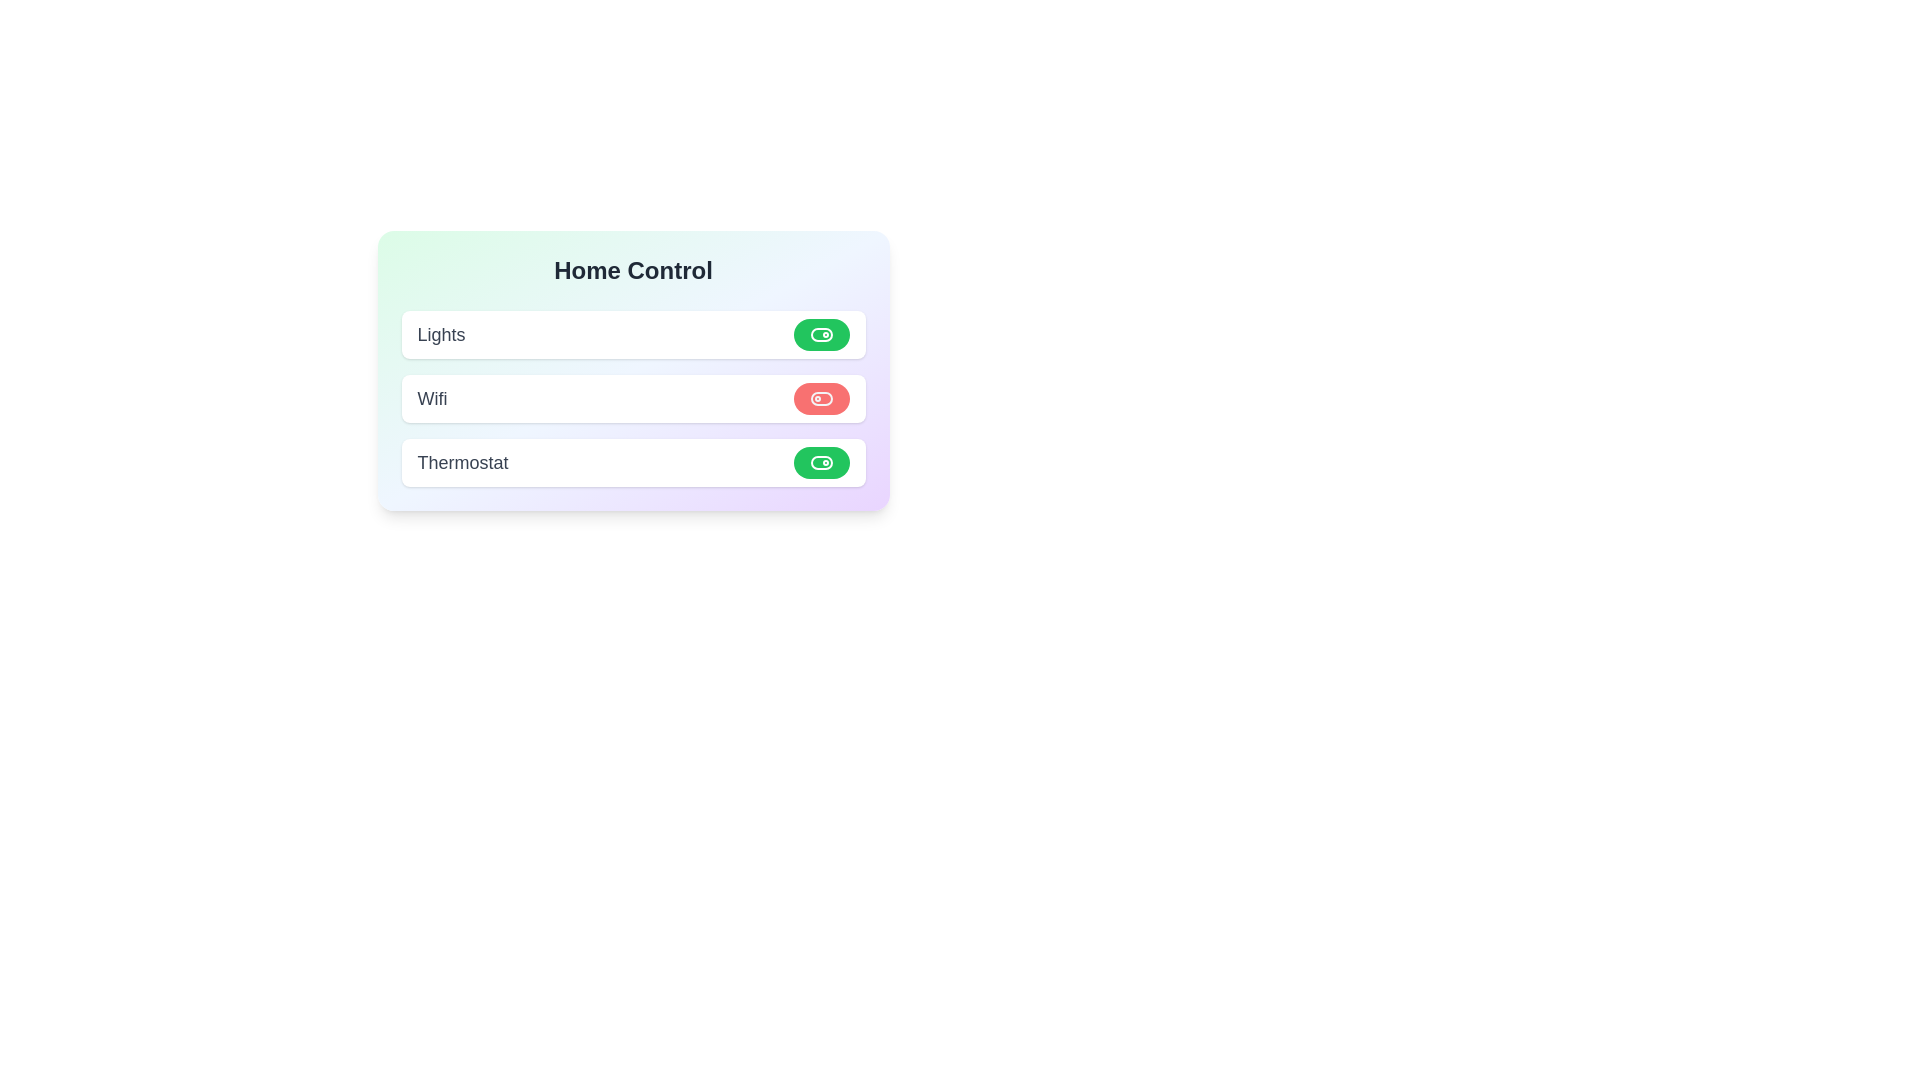 Image resolution: width=1920 pixels, height=1080 pixels. What do you see at coordinates (440, 334) in the screenshot?
I see `the Text Label that identifies the 'Lights' feature in the control panel, located in the first row of options to the left of the toggle button` at bounding box center [440, 334].